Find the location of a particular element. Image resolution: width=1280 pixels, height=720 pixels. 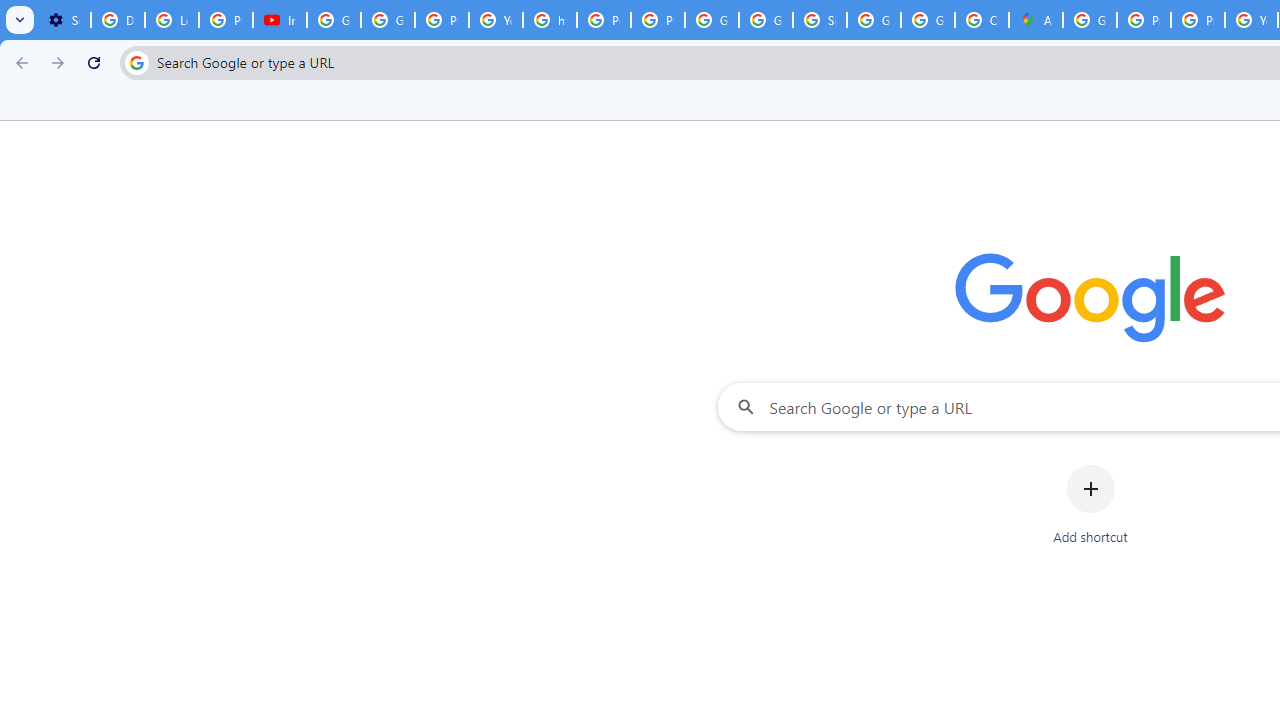

'Google Account Help' is located at coordinates (334, 20).